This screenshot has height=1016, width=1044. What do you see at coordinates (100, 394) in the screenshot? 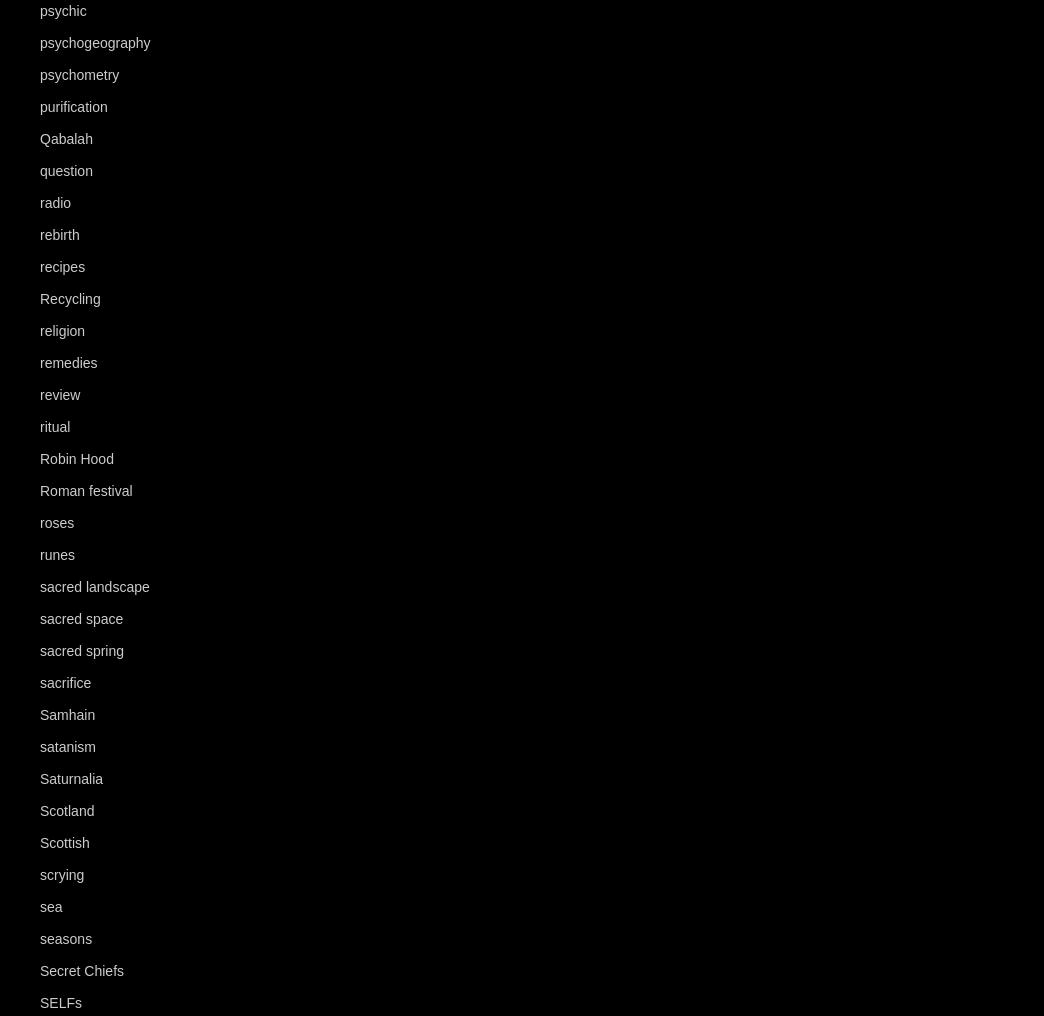
I see `'(439)'` at bounding box center [100, 394].